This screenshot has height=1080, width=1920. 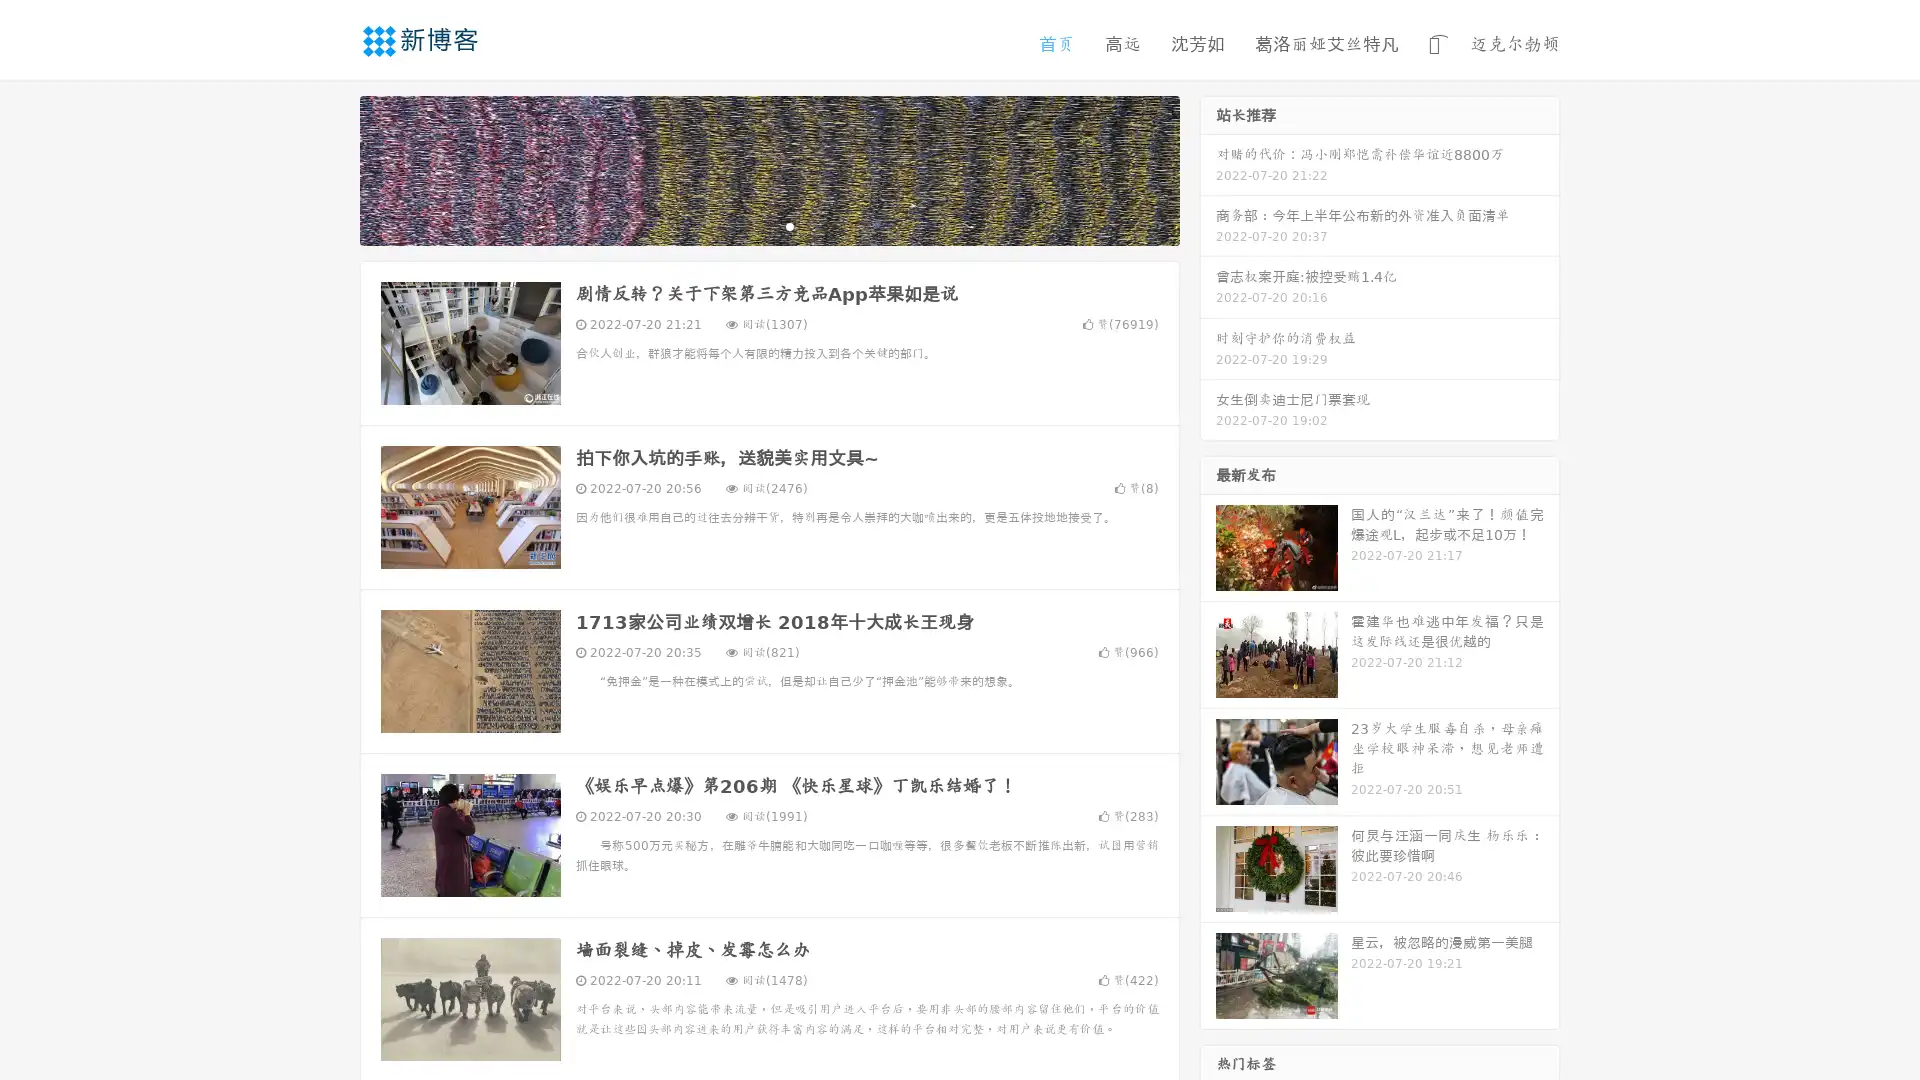 What do you see at coordinates (1208, 168) in the screenshot?
I see `Next slide` at bounding box center [1208, 168].